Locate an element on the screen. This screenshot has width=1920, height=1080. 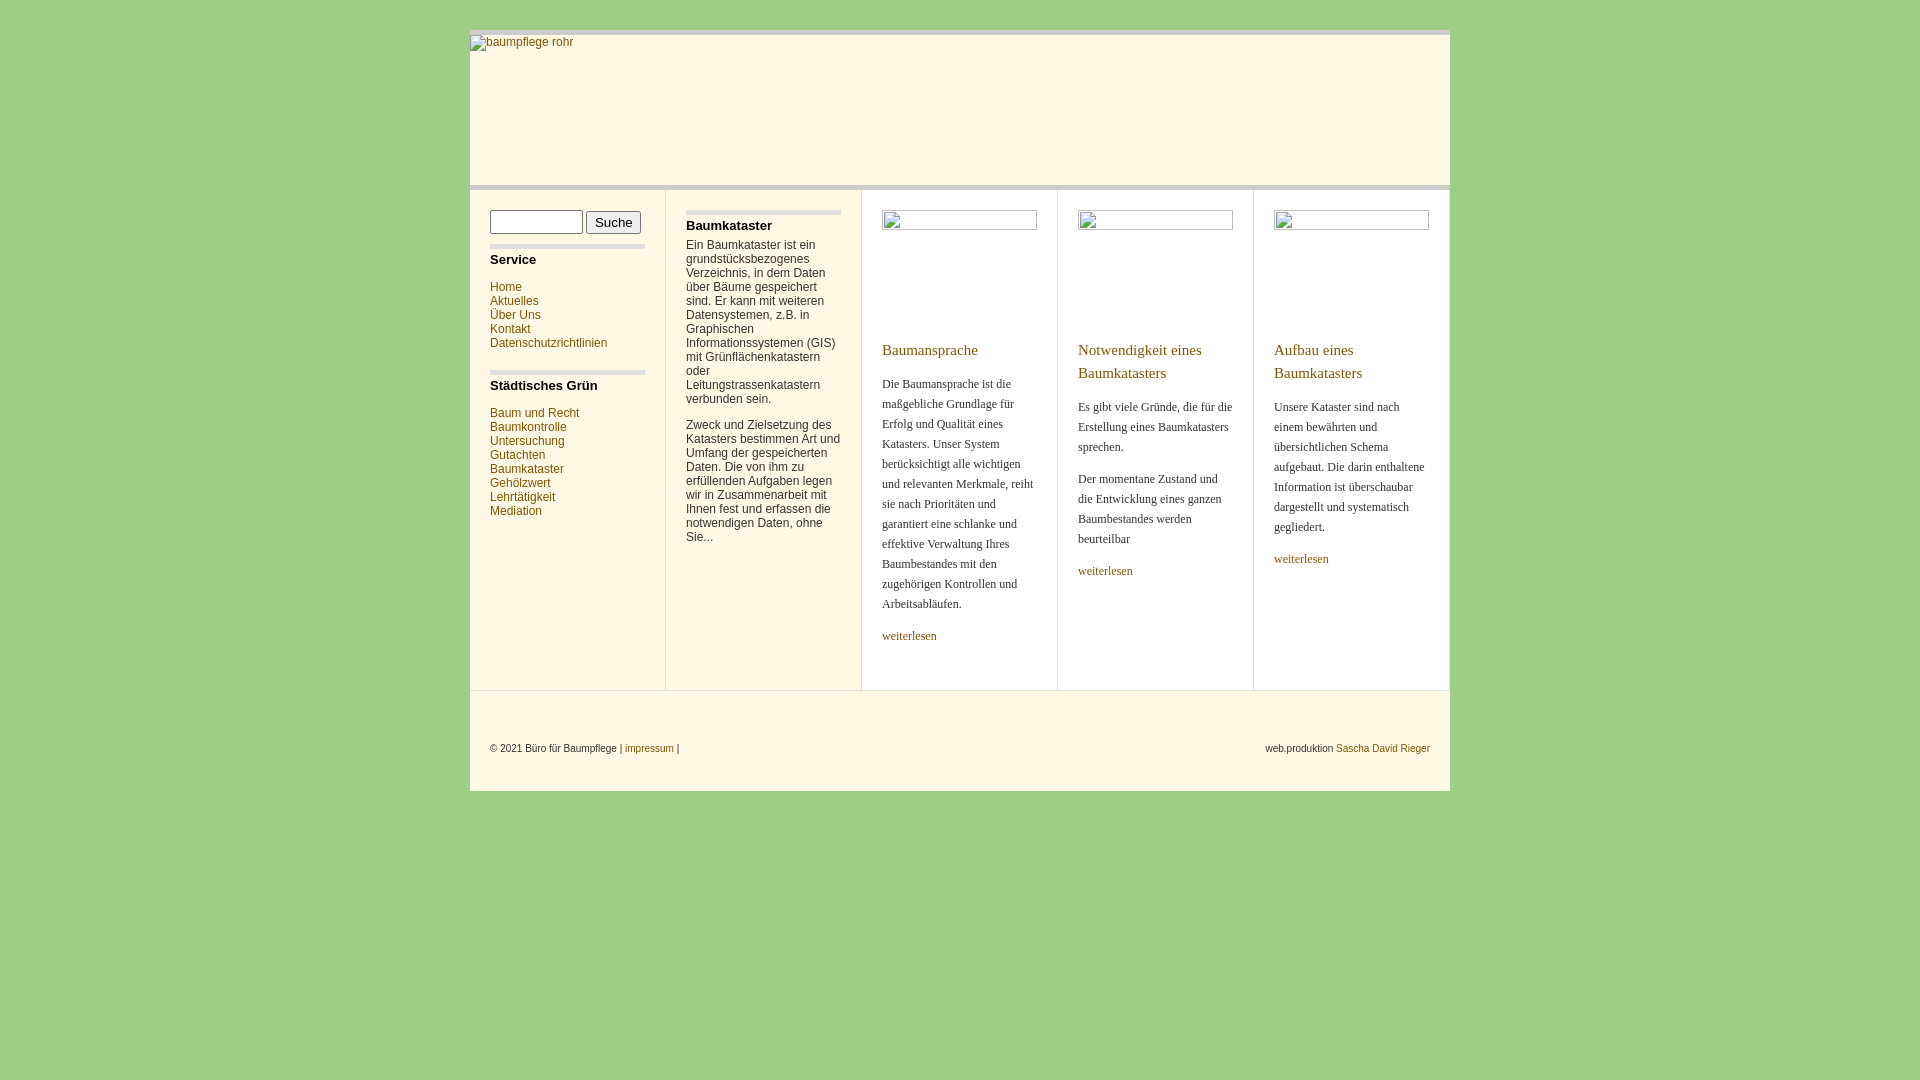
'Gutachten' is located at coordinates (489, 455).